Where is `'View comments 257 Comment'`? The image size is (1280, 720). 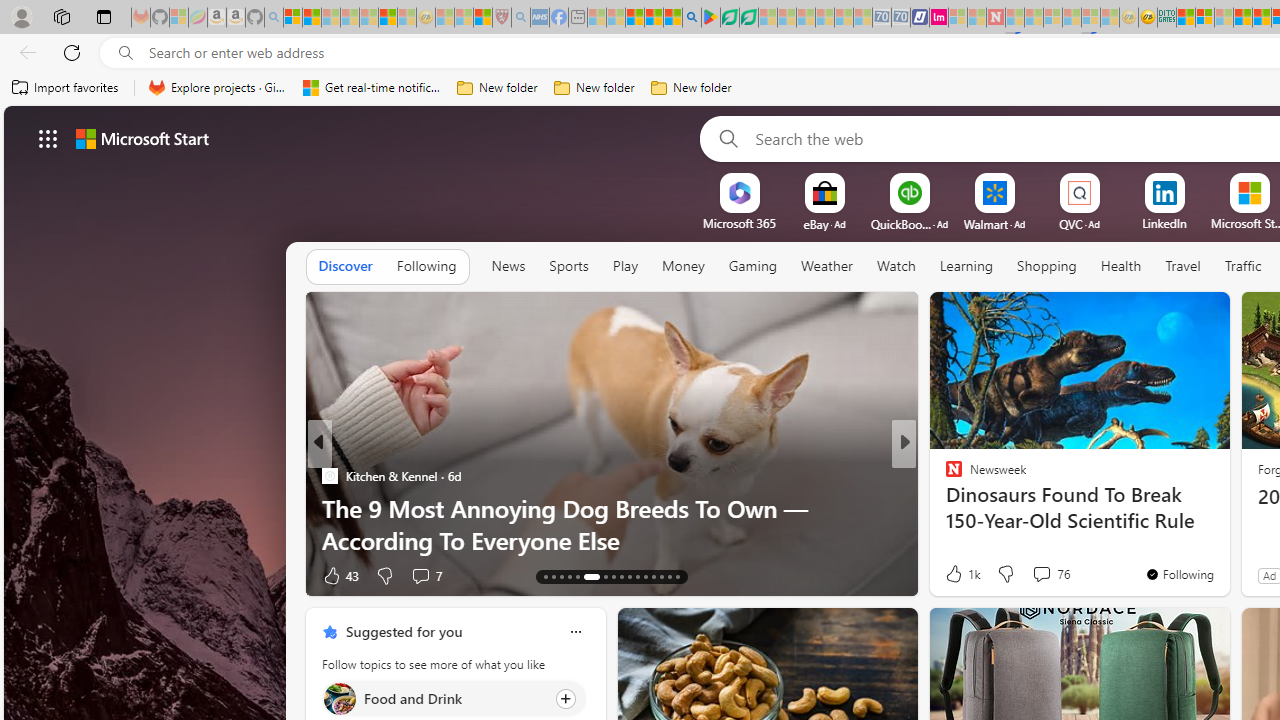
'View comments 257 Comment' is located at coordinates (1041, 575).